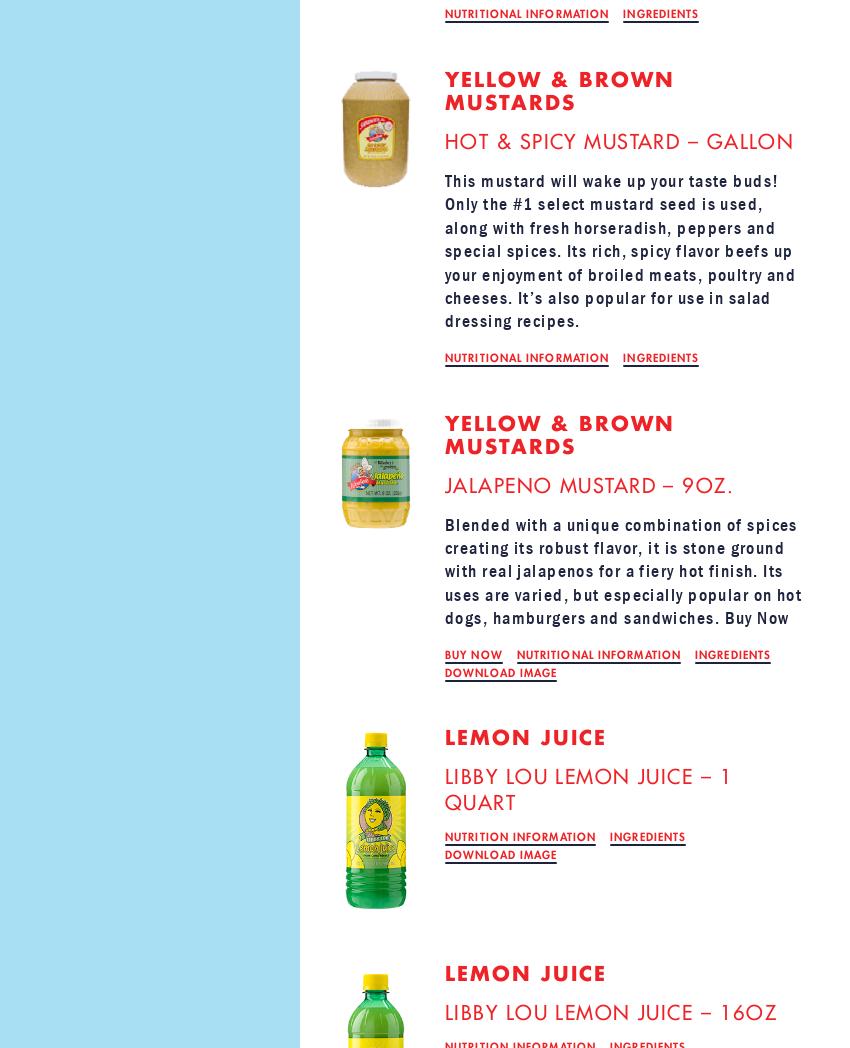 This screenshot has height=1048, width=850. Describe the element at coordinates (473, 652) in the screenshot. I see `'BUY NOW'` at that location.